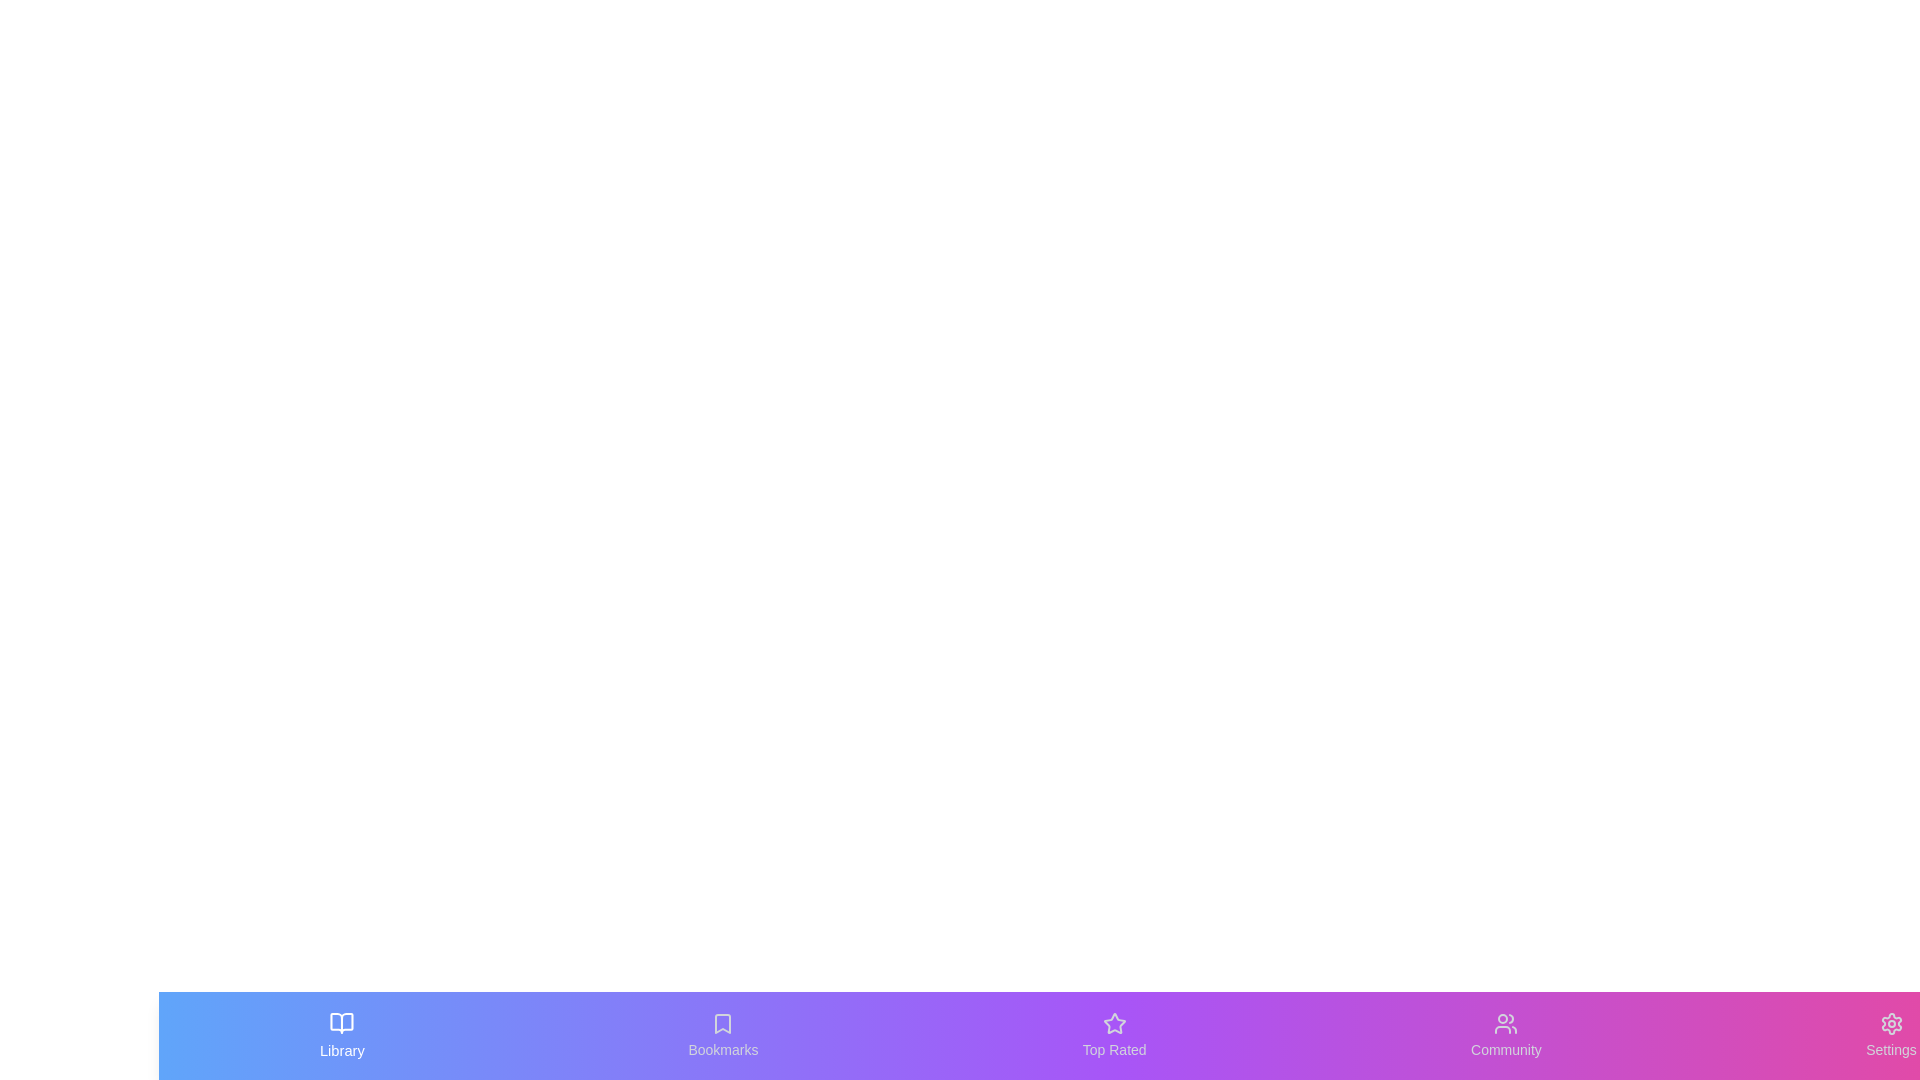  I want to click on the Community tab by clicking its button, so click(1506, 1035).